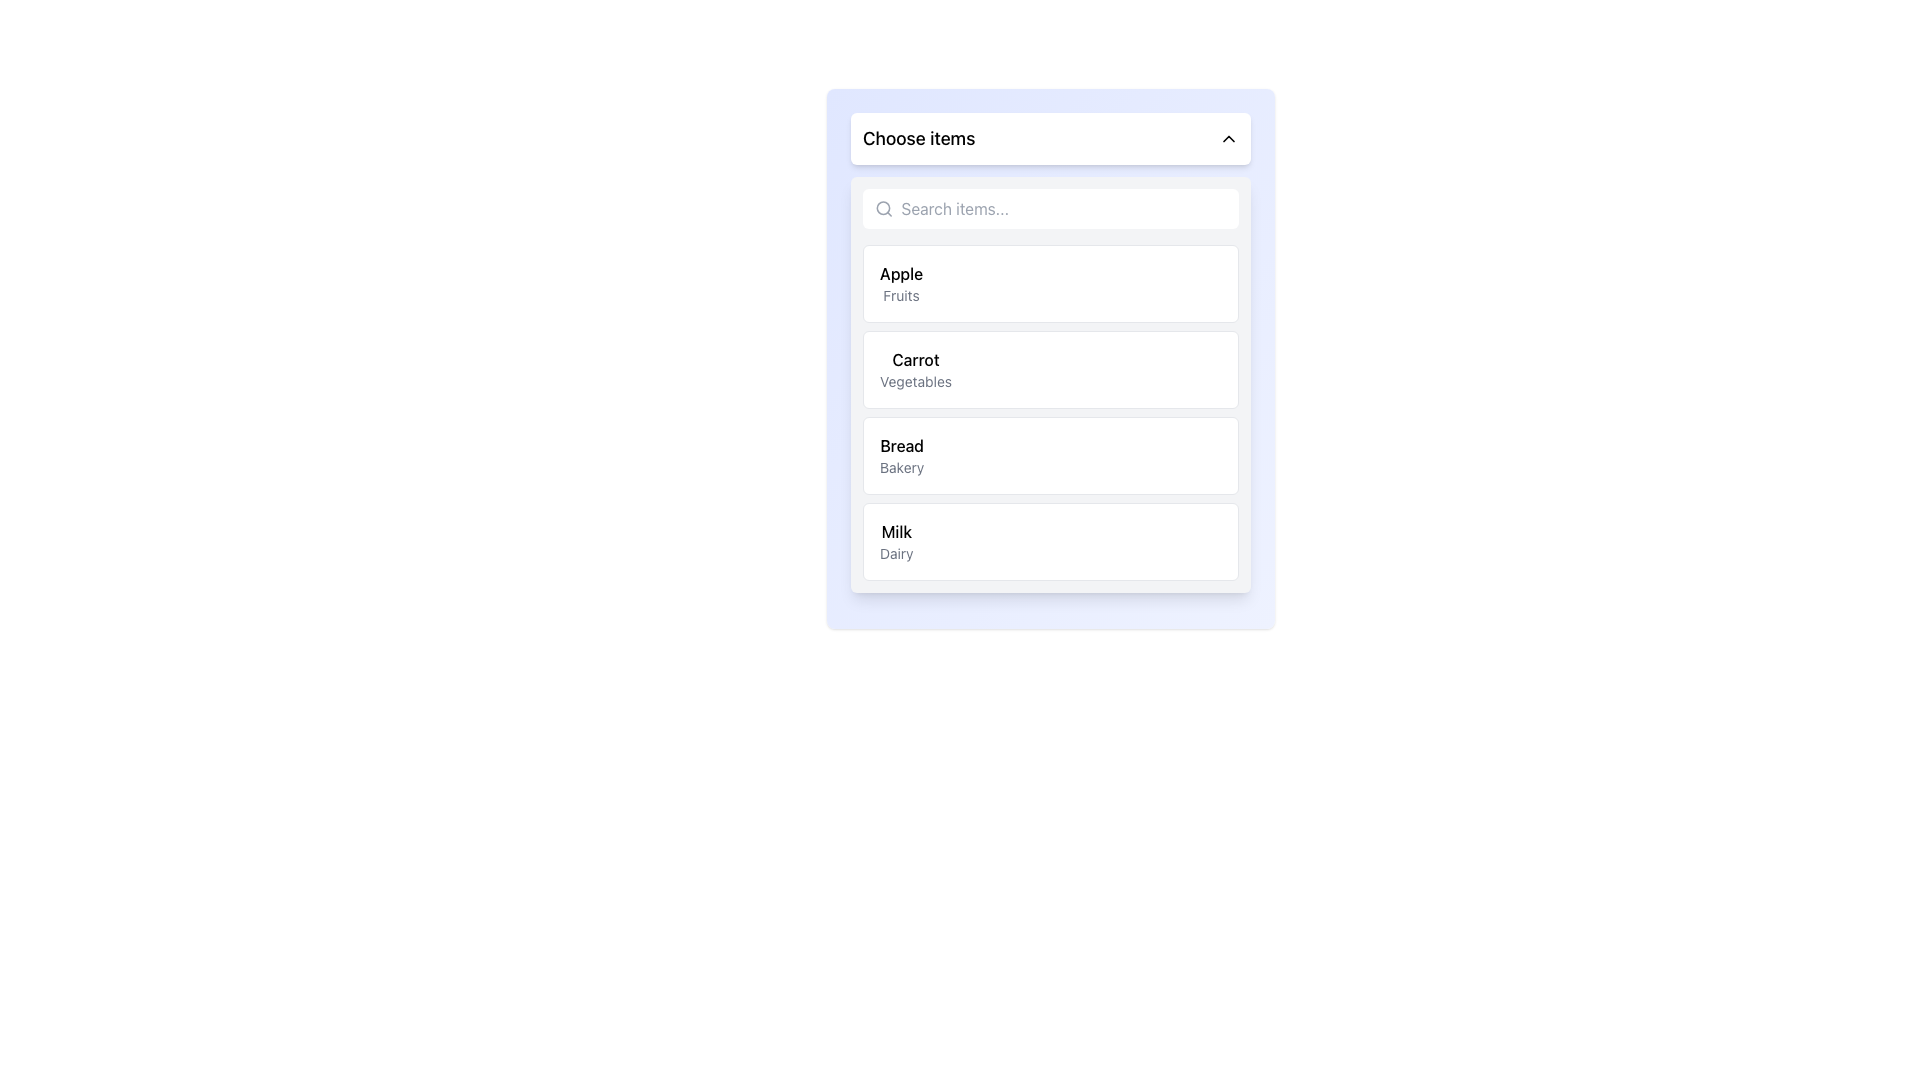 The height and width of the screenshot is (1080, 1920). What do you see at coordinates (1050, 370) in the screenshot?
I see `the 'Carrot' card, which is the second card in the dropdown list of selectable options` at bounding box center [1050, 370].